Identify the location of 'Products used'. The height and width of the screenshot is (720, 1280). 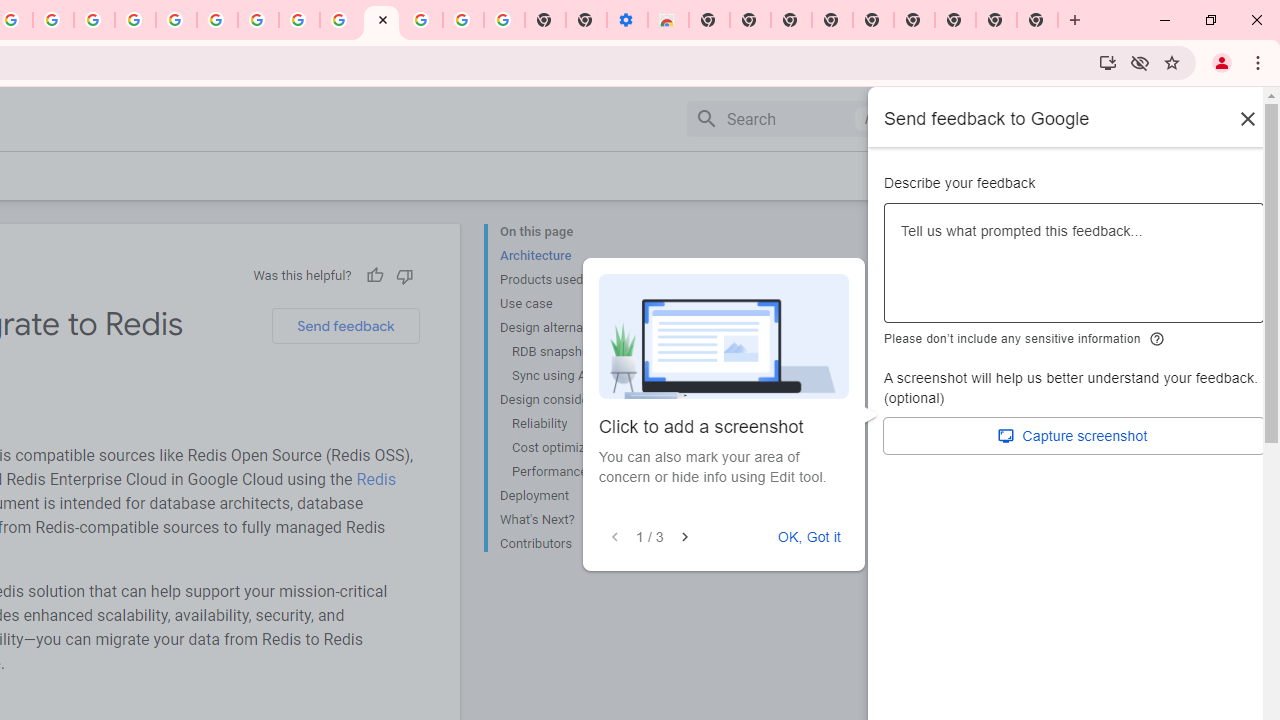
(579, 280).